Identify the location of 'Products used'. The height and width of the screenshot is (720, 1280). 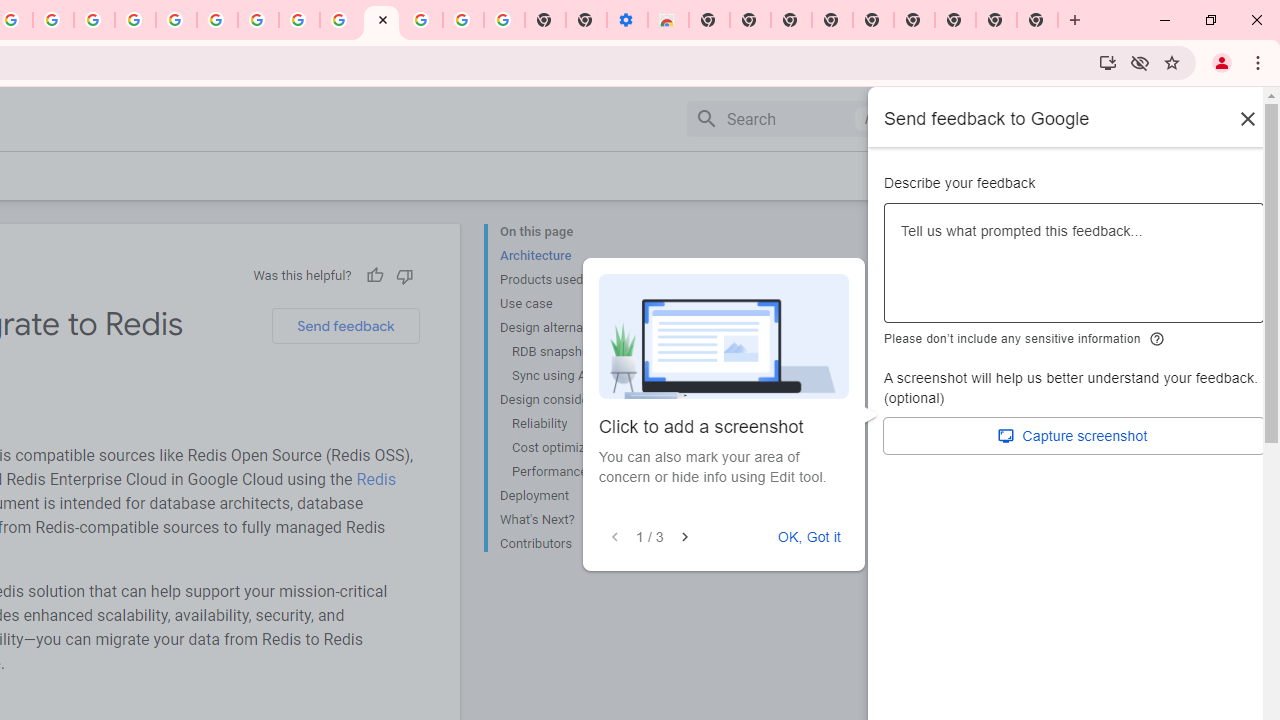
(579, 280).